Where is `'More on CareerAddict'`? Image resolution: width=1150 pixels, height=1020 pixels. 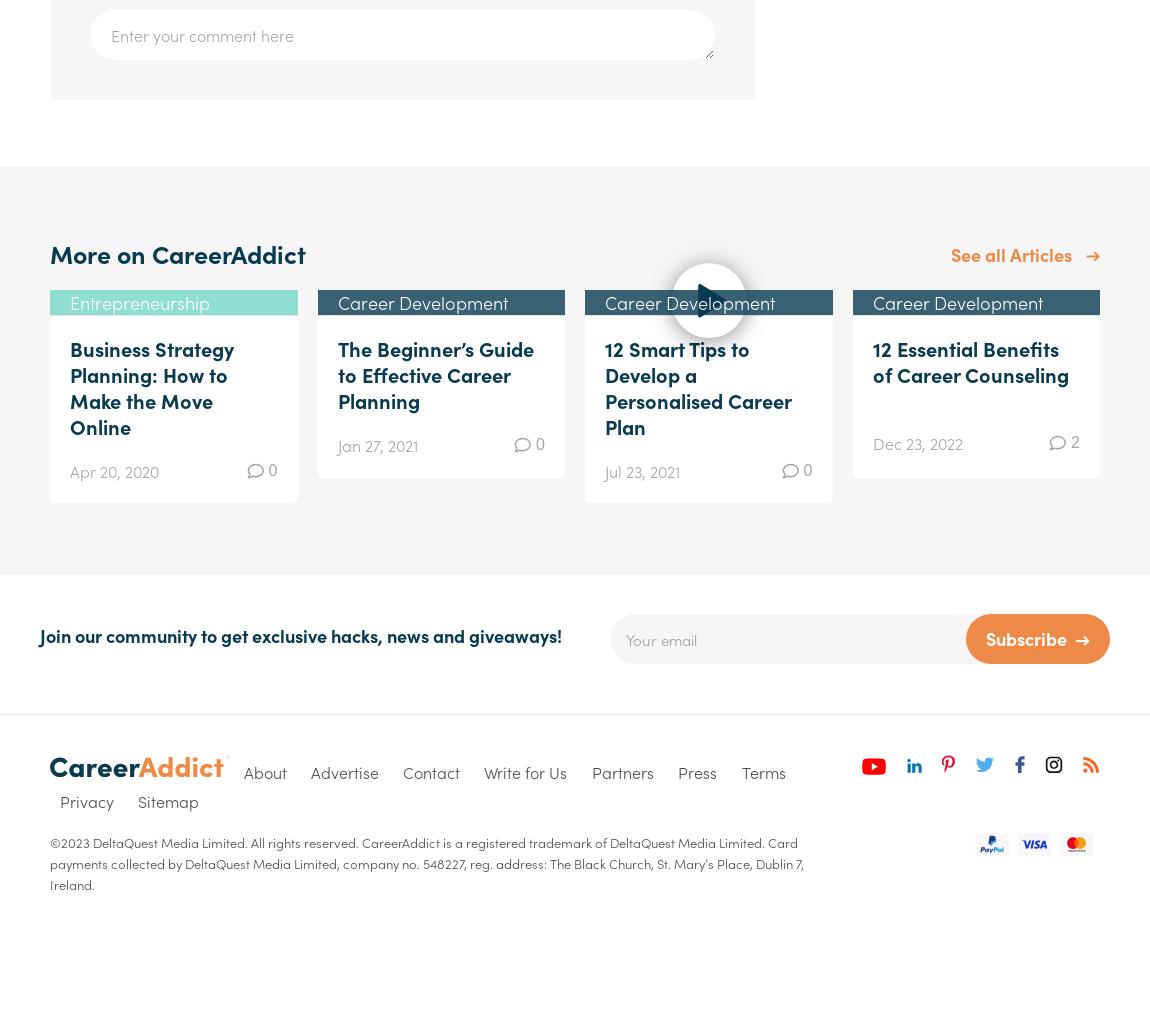
'More on CareerAddict' is located at coordinates (49, 253).